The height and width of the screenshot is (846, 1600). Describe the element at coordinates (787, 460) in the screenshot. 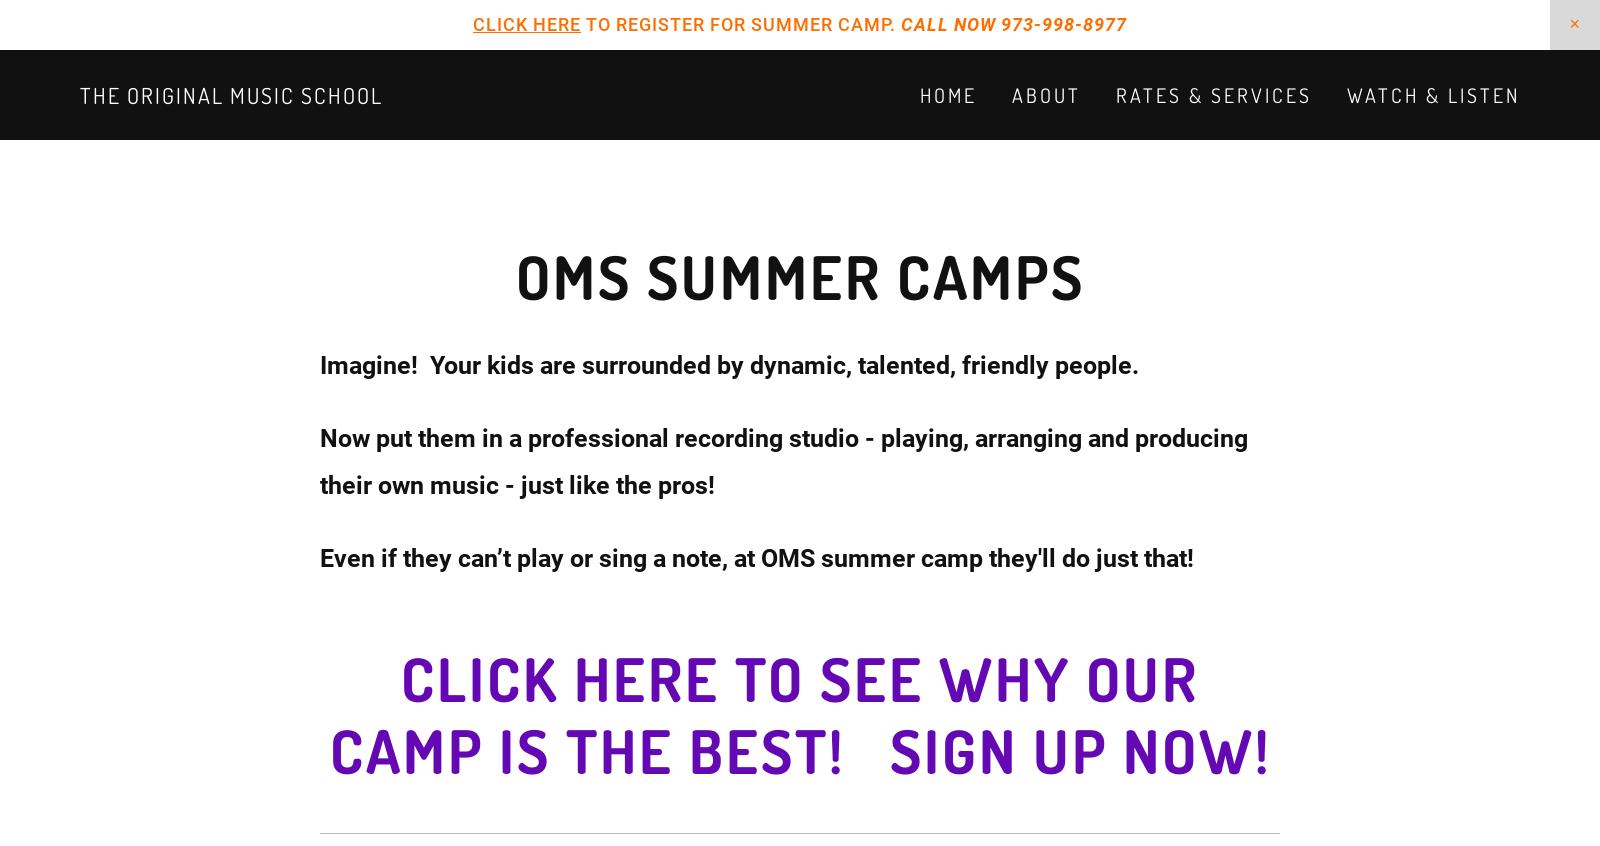

I see `'Now put them in a professional recording studio - playing, arranging and producing their own music - just like the pros!'` at that location.